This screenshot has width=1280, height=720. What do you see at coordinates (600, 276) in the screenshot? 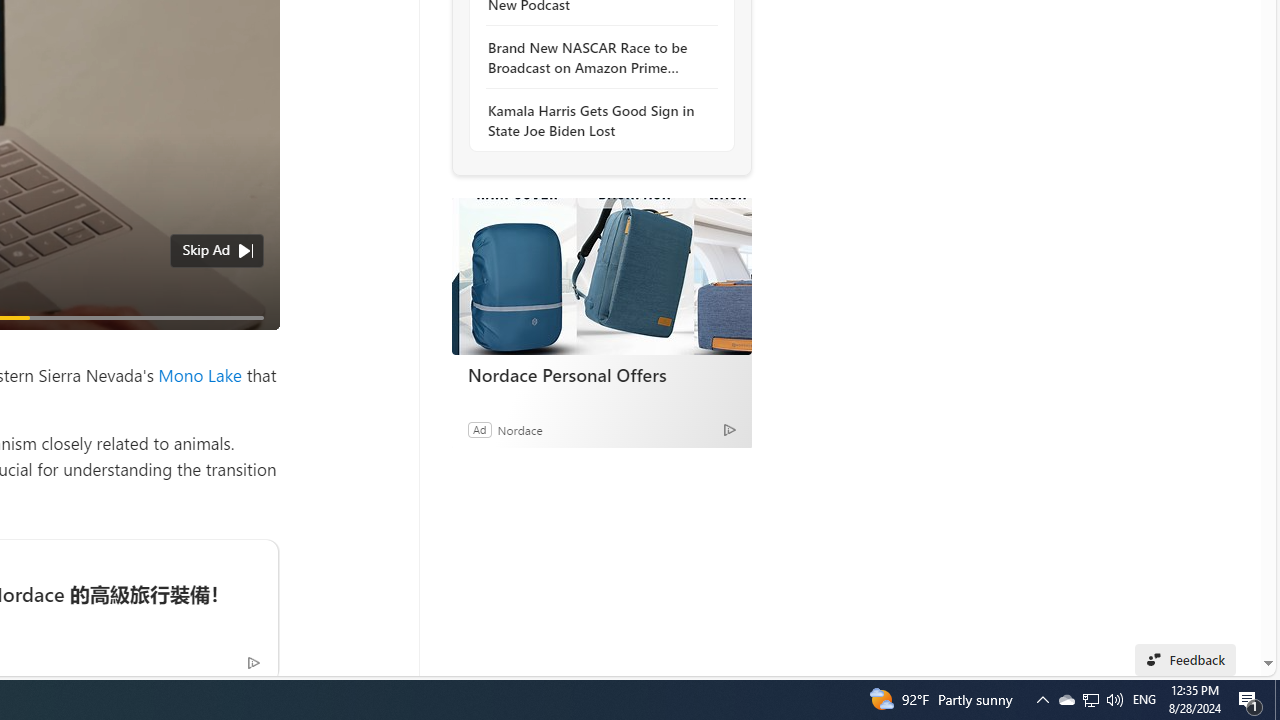
I see `'Nordace Personal Offers'` at bounding box center [600, 276].